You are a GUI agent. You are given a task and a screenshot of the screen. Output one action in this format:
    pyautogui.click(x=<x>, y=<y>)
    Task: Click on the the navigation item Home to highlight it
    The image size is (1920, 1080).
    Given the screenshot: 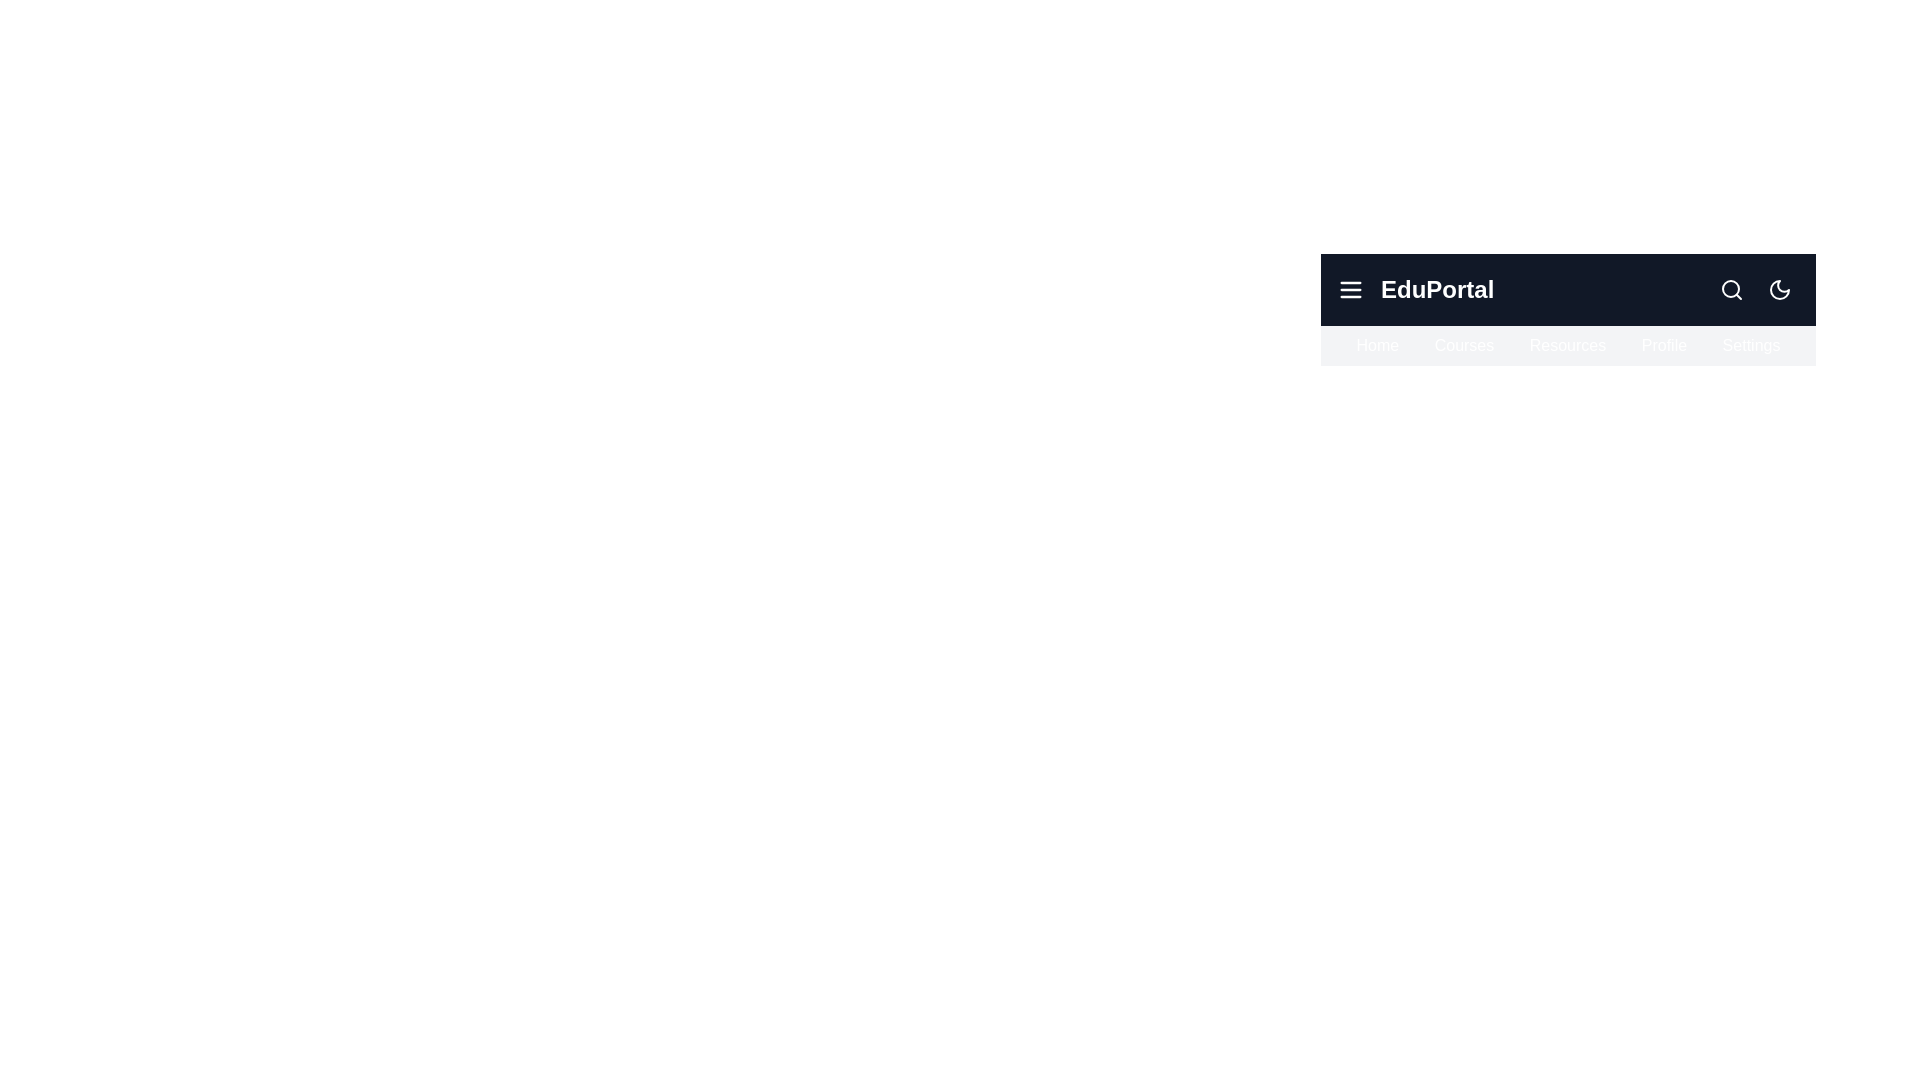 What is the action you would take?
    pyautogui.click(x=1376, y=345)
    